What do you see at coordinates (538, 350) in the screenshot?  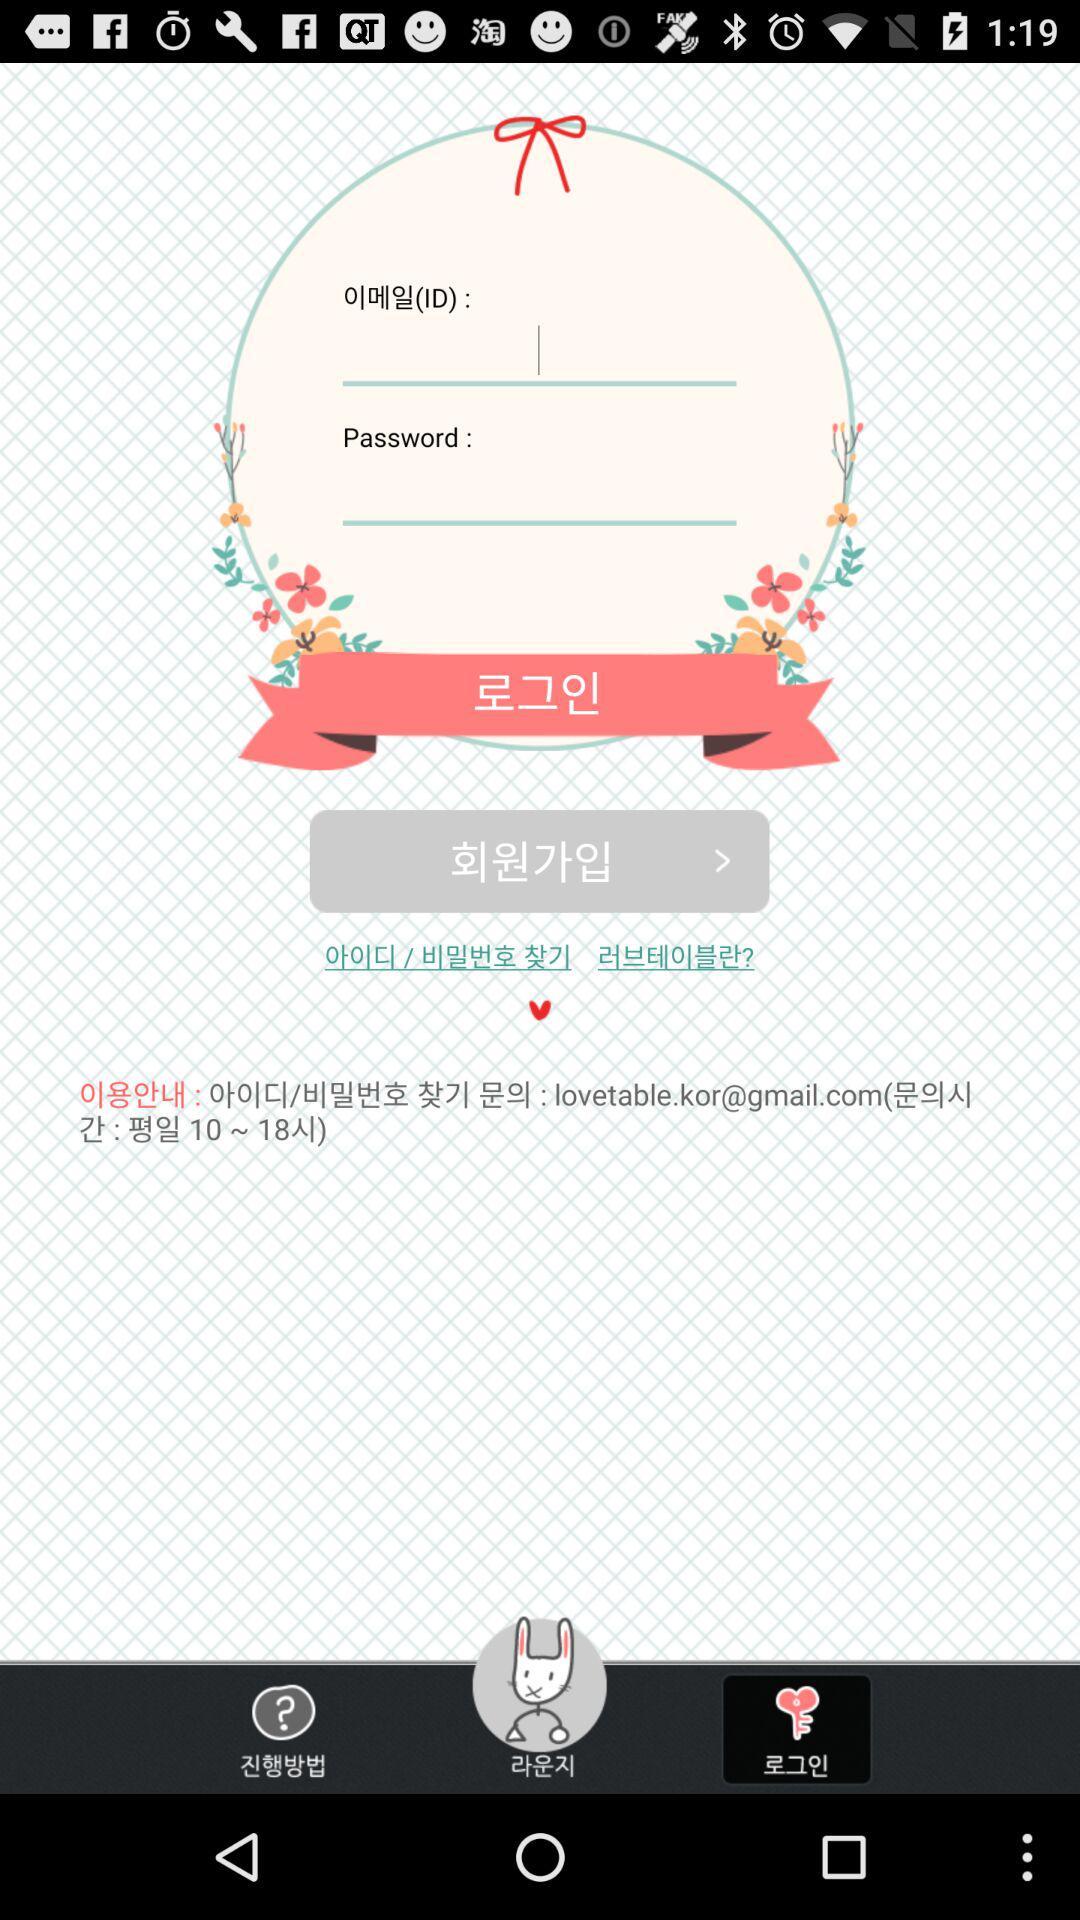 I see `user name enter option` at bounding box center [538, 350].